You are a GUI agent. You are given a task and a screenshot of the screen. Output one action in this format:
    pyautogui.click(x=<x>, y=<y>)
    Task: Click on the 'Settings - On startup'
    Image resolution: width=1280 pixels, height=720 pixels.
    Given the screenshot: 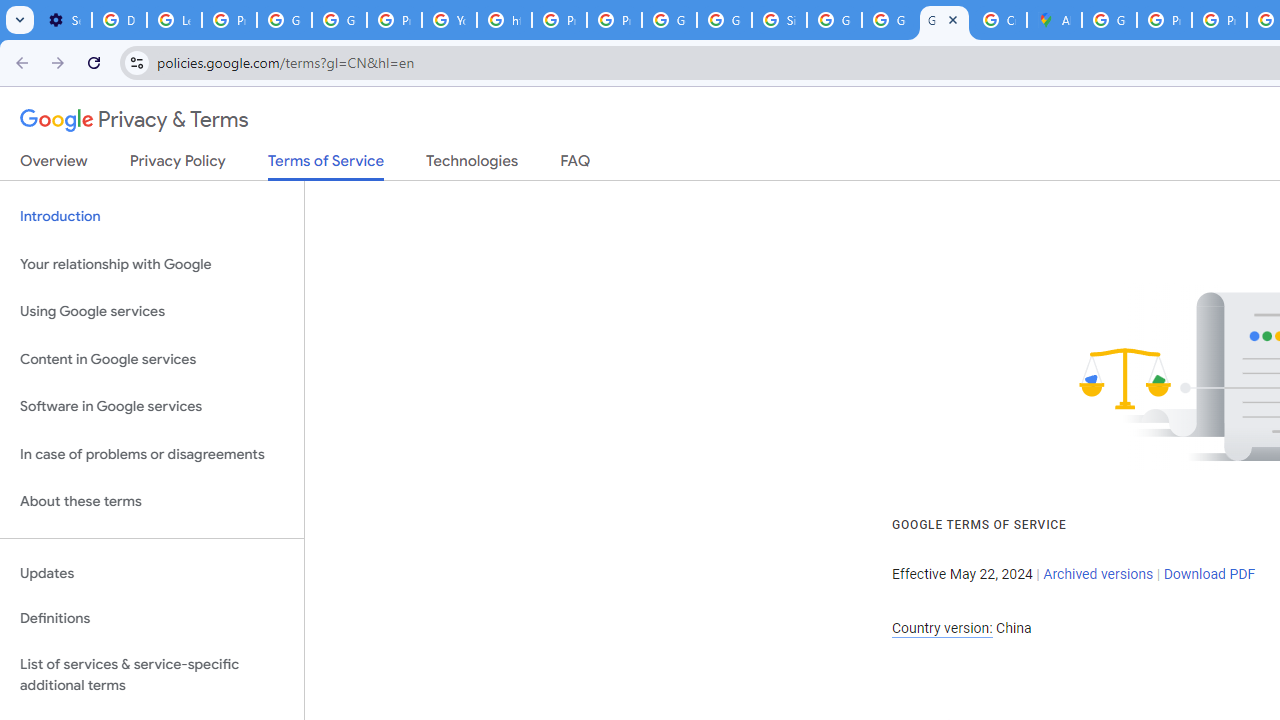 What is the action you would take?
    pyautogui.click(x=64, y=20)
    